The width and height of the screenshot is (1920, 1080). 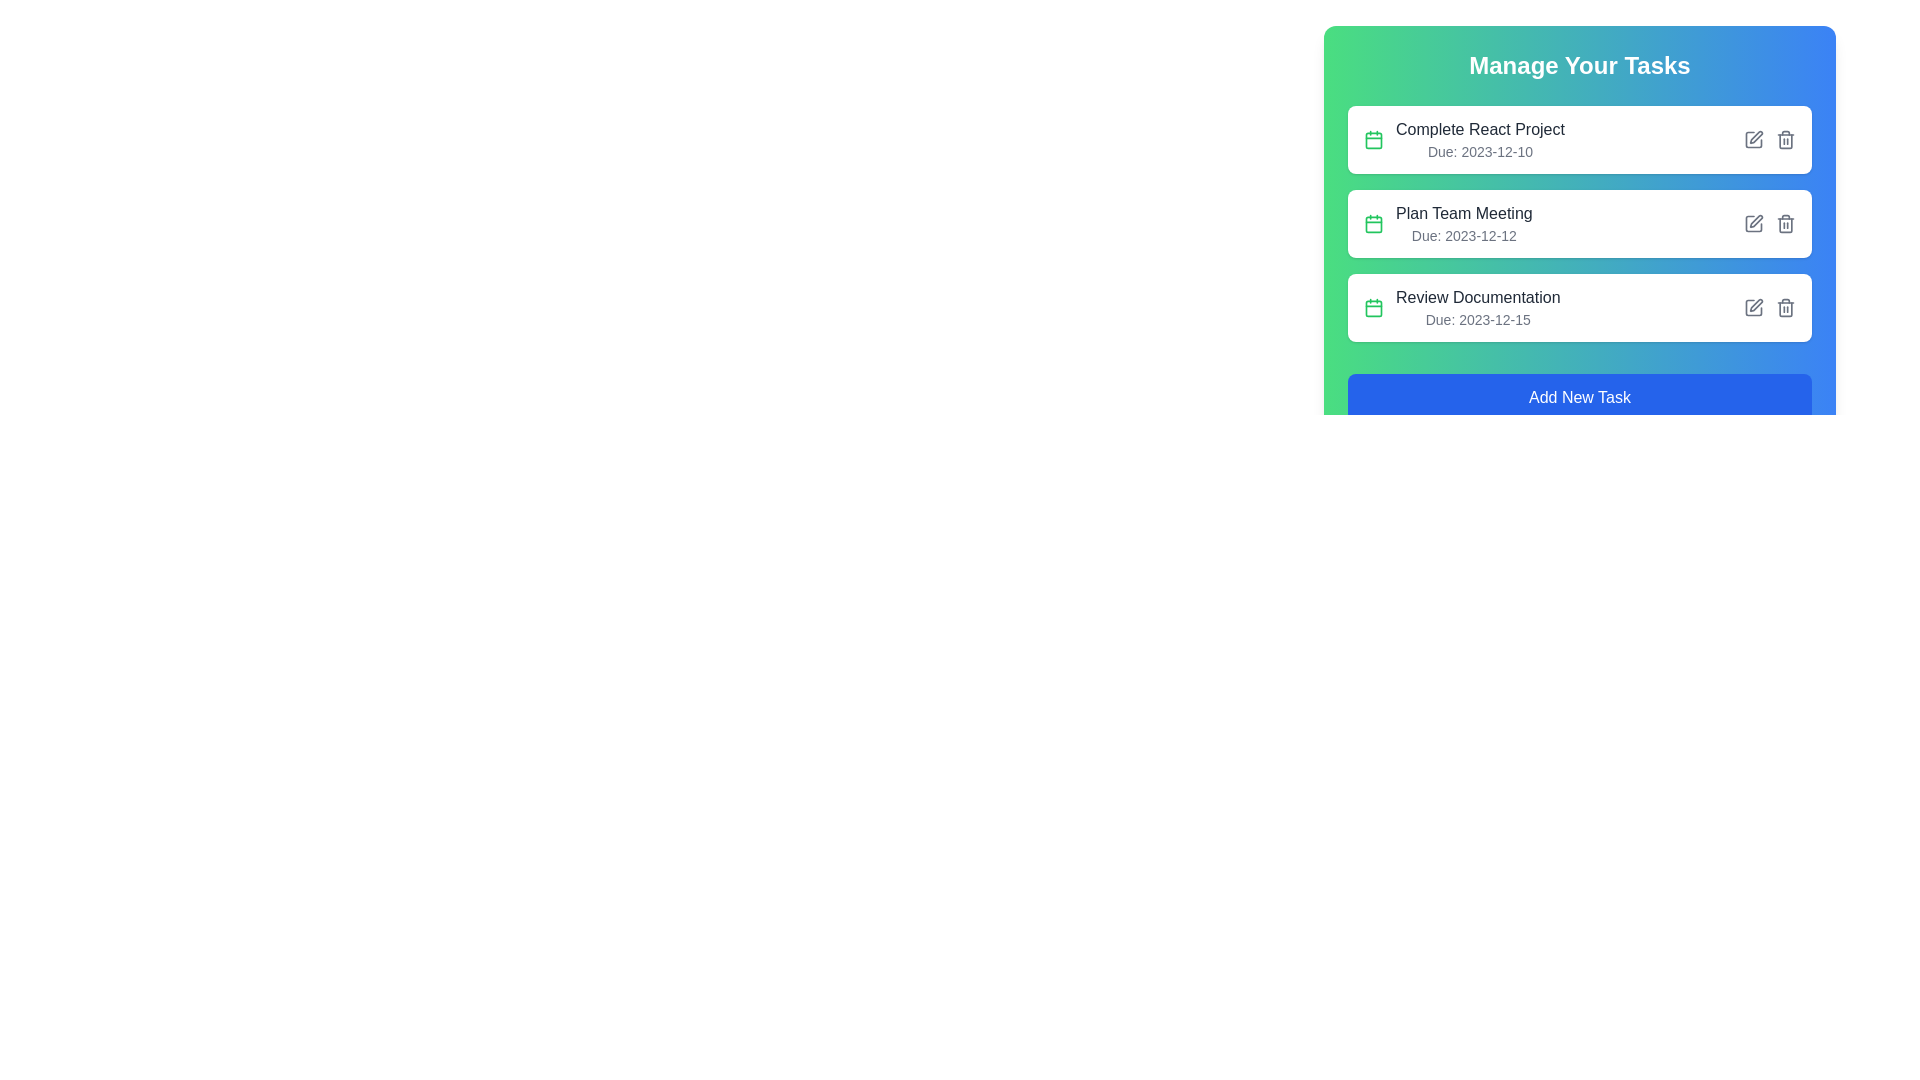 I want to click on the due date text label located beneath the 'Plan Team Meeting' text within the task card, so click(x=1464, y=234).